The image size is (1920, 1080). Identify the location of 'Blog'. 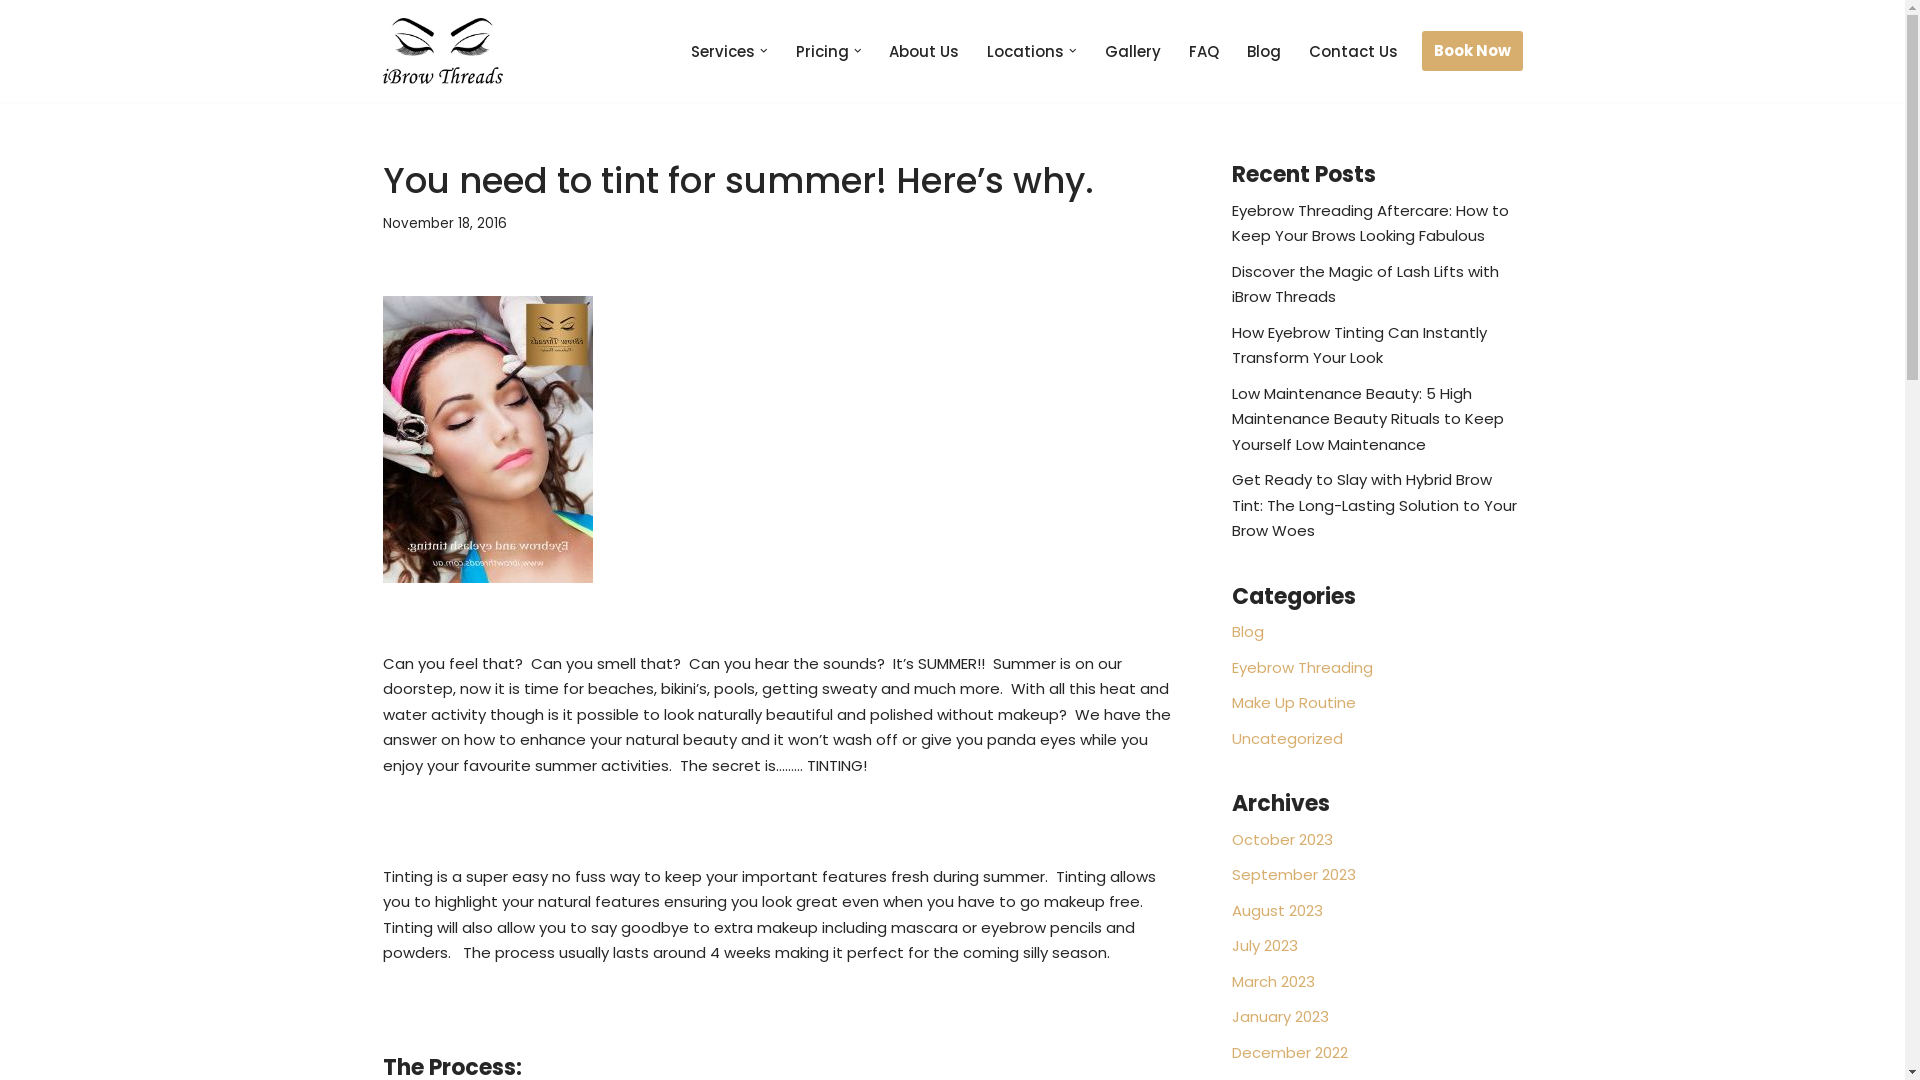
(1261, 50).